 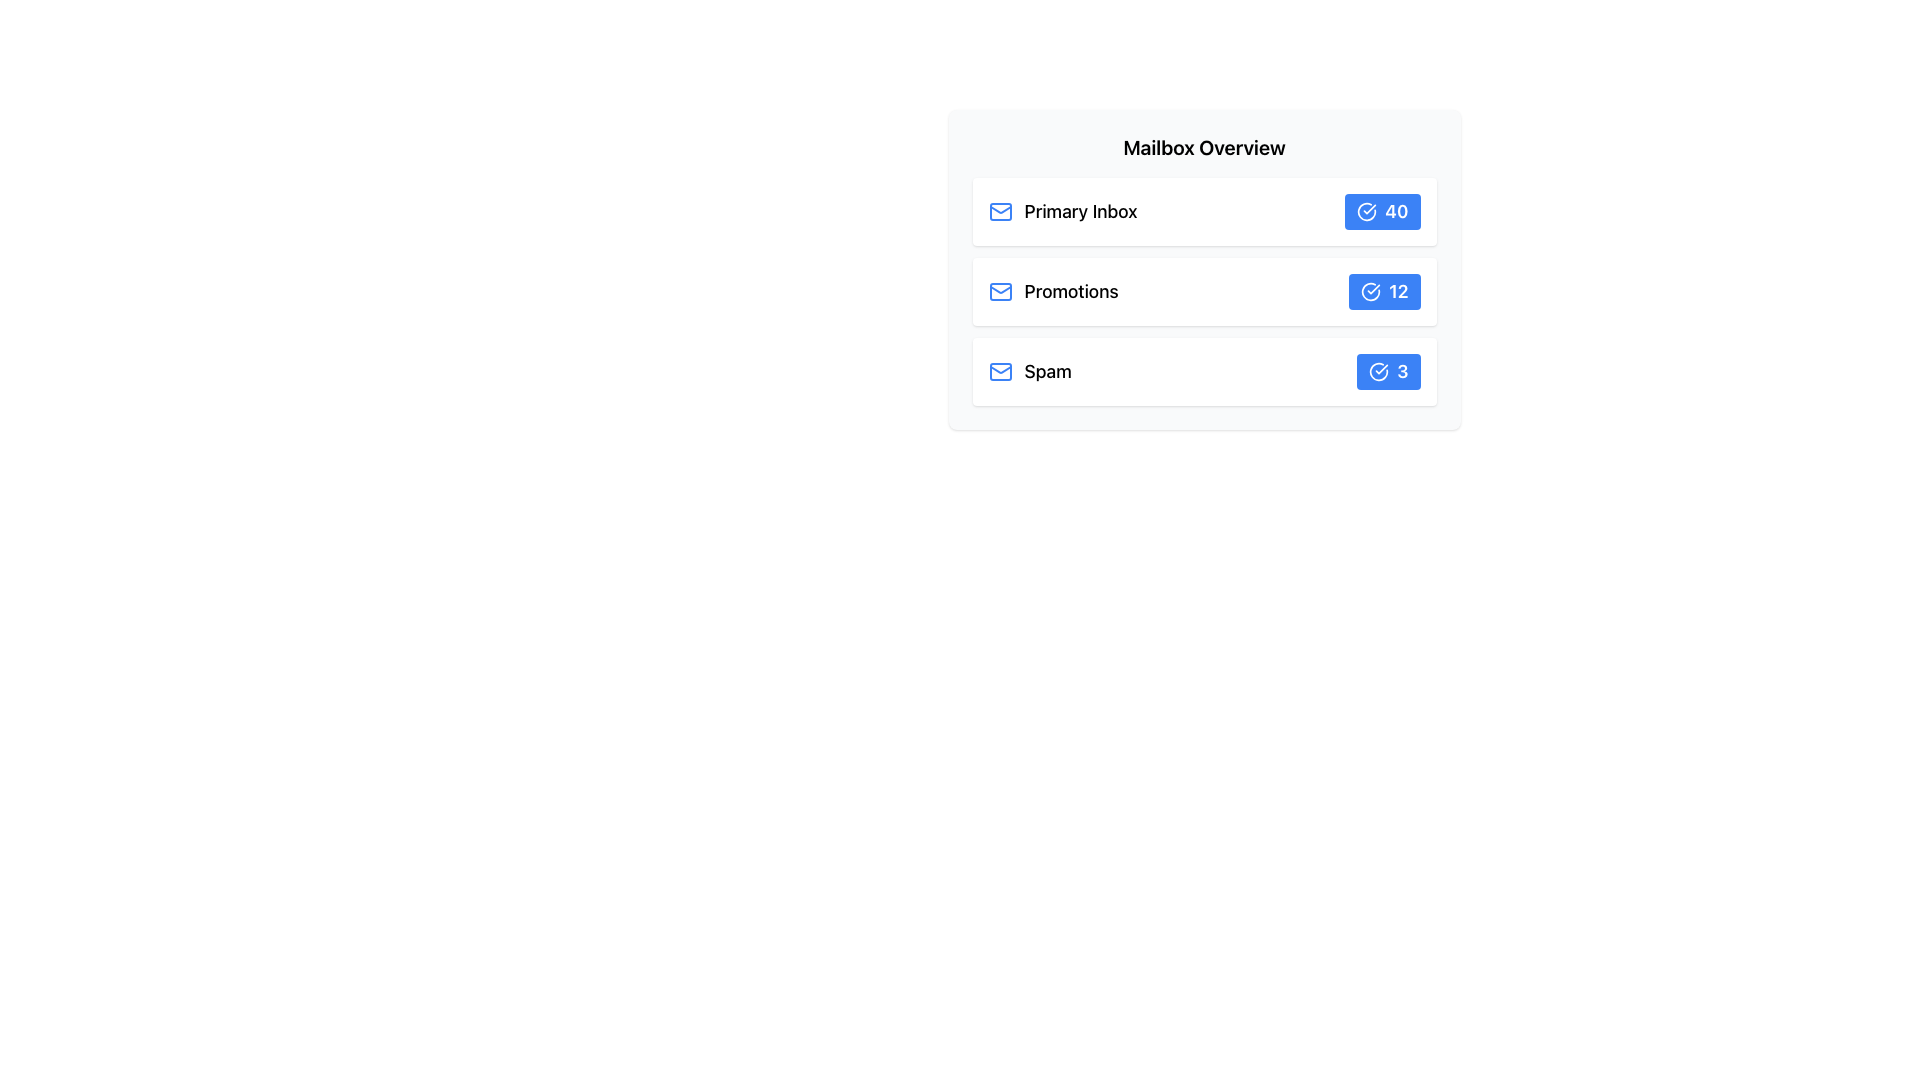 I want to click on the button indicating the number of items in the 'Spam' category, located at the right edge of the 'Mailbox Overview' panel, following the text 'Spam', so click(x=1386, y=371).